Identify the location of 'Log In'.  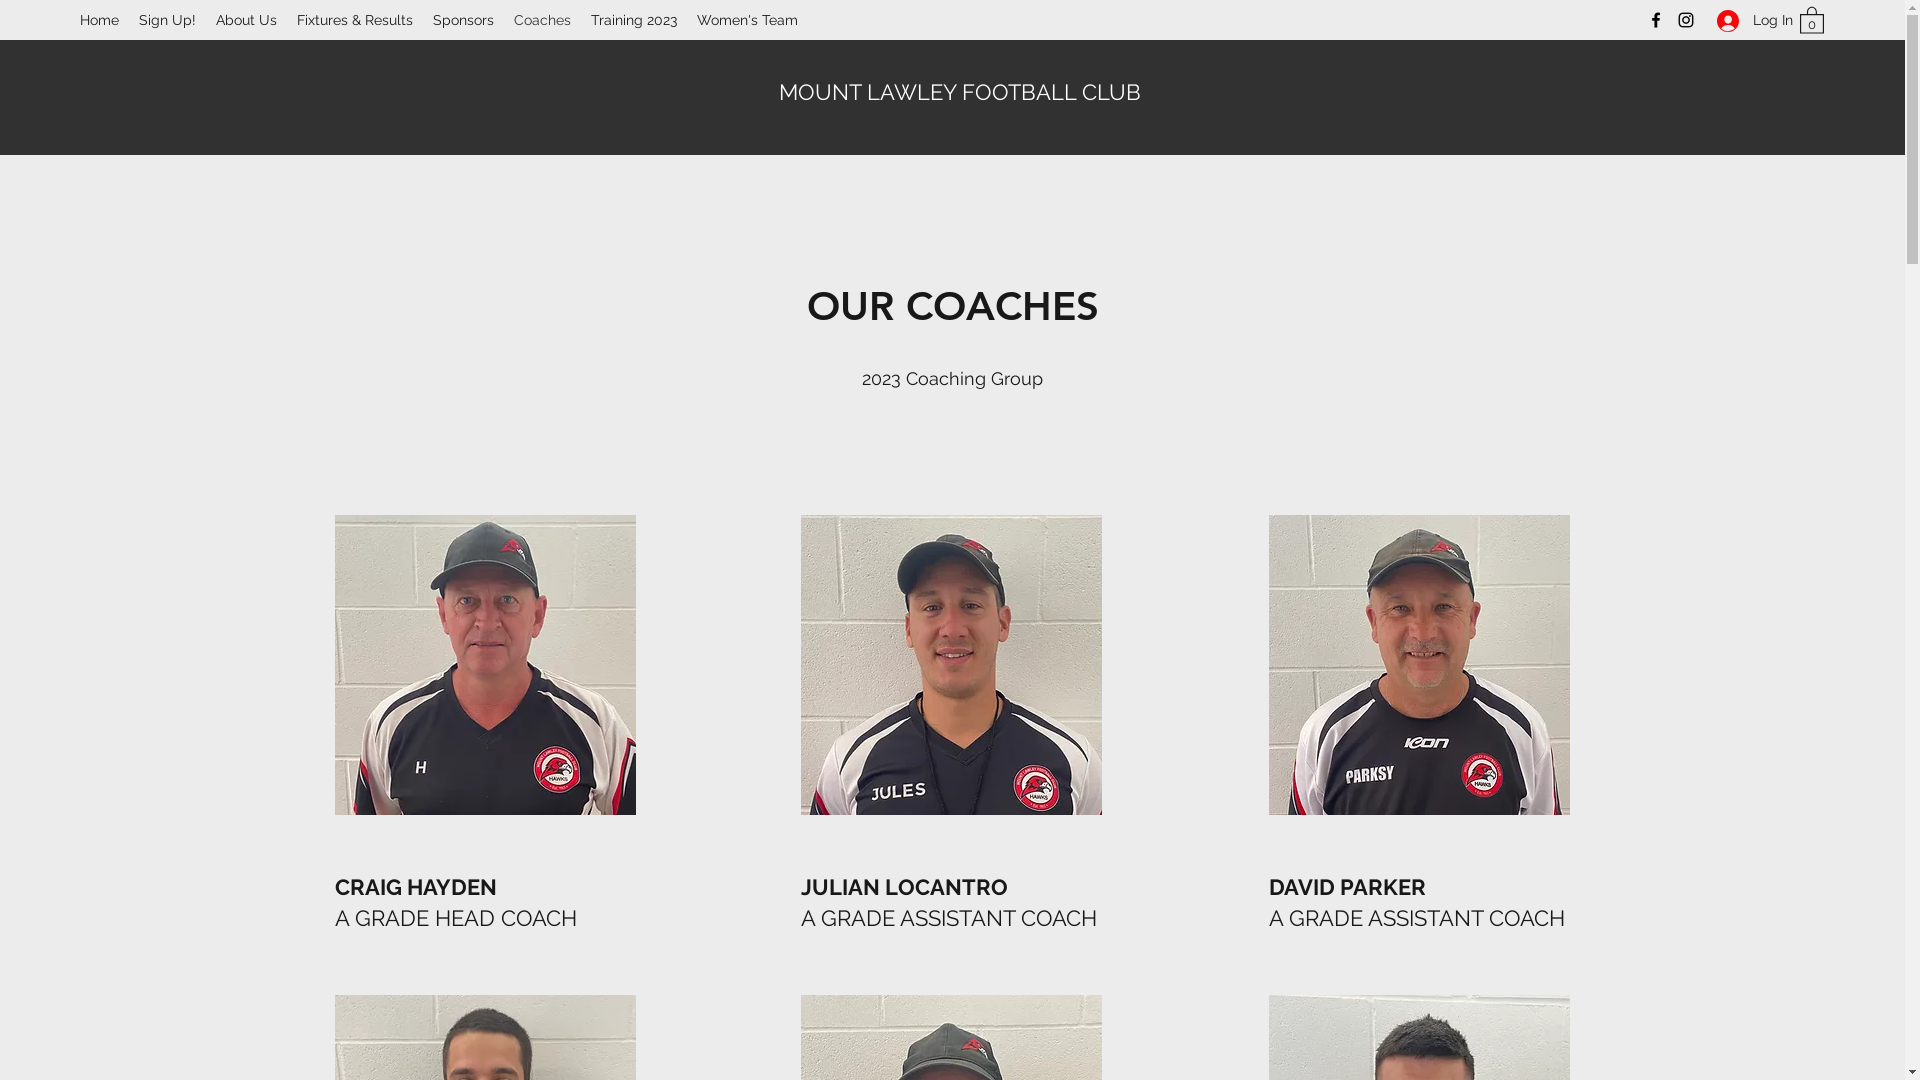
(1746, 20).